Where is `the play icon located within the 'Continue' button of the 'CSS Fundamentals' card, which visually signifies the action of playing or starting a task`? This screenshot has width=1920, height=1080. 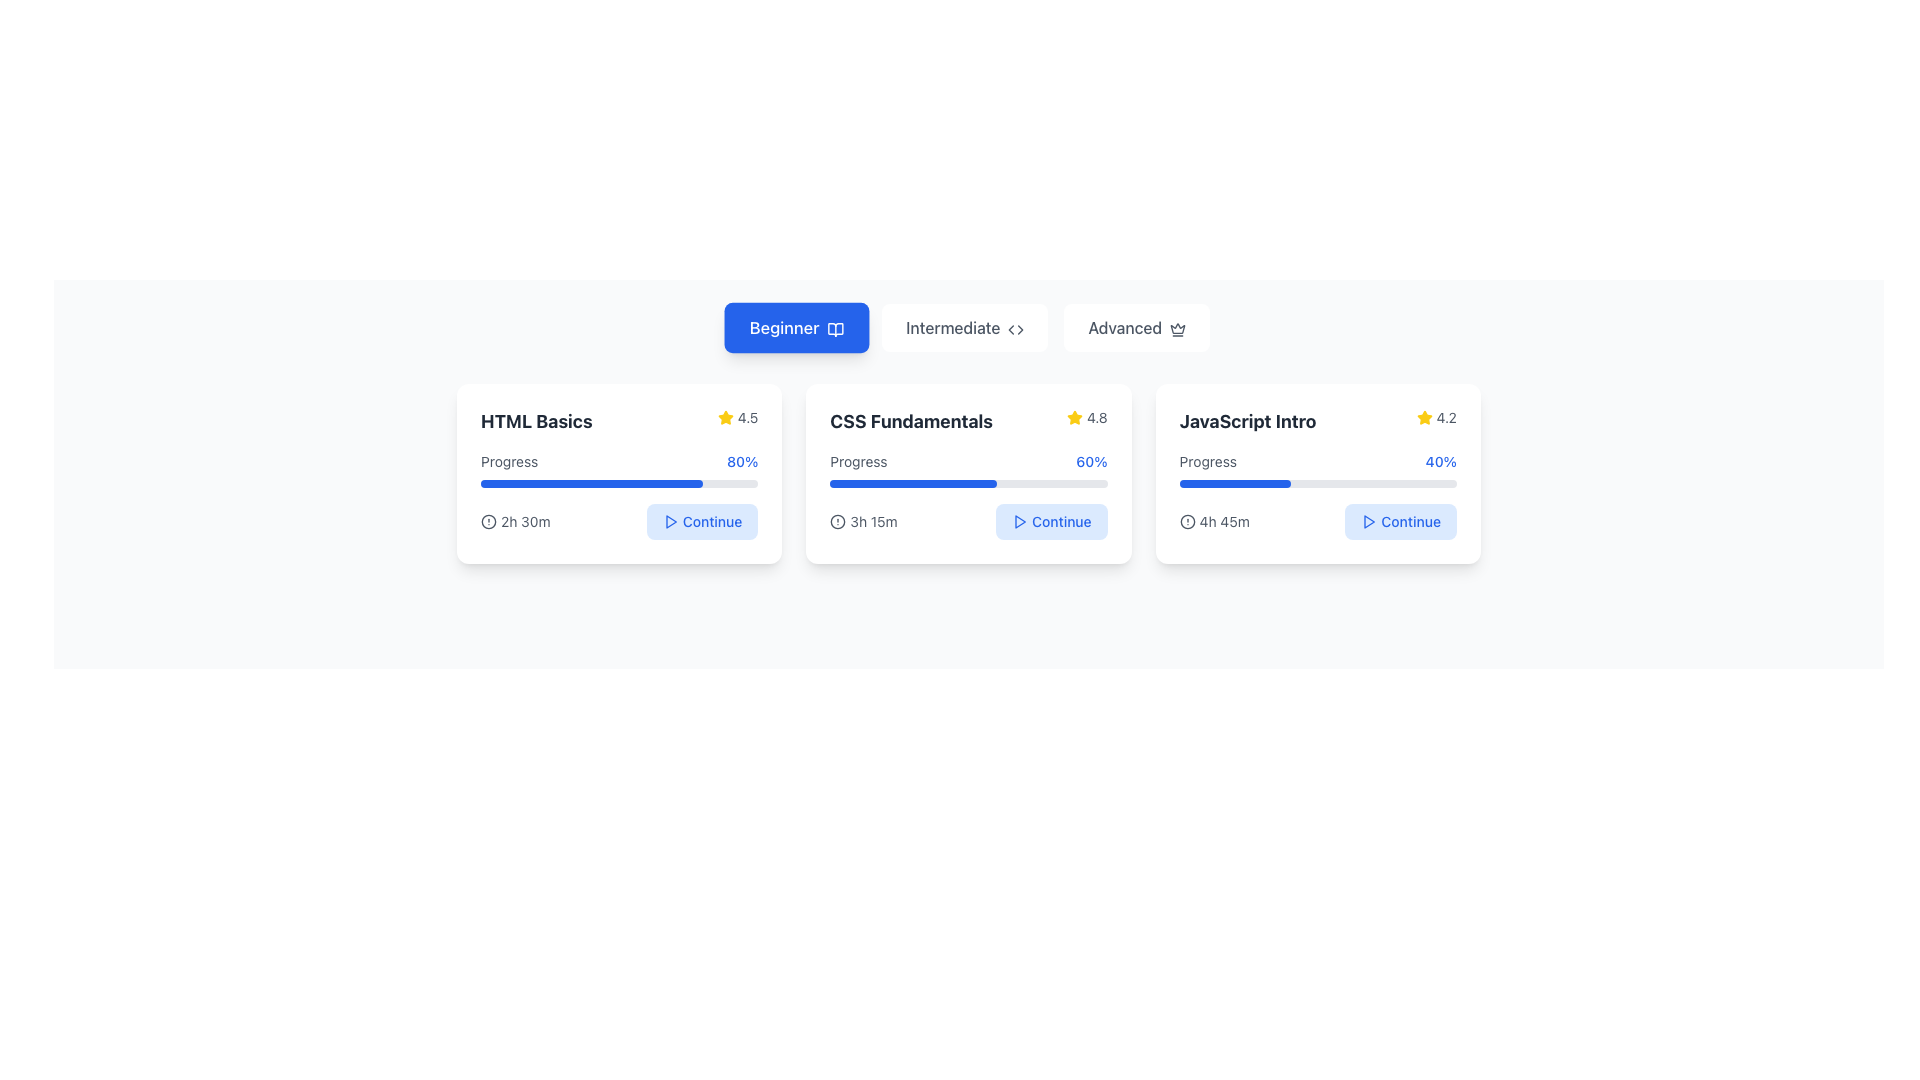 the play icon located within the 'Continue' button of the 'CSS Fundamentals' card, which visually signifies the action of playing or starting a task is located at coordinates (1369, 520).